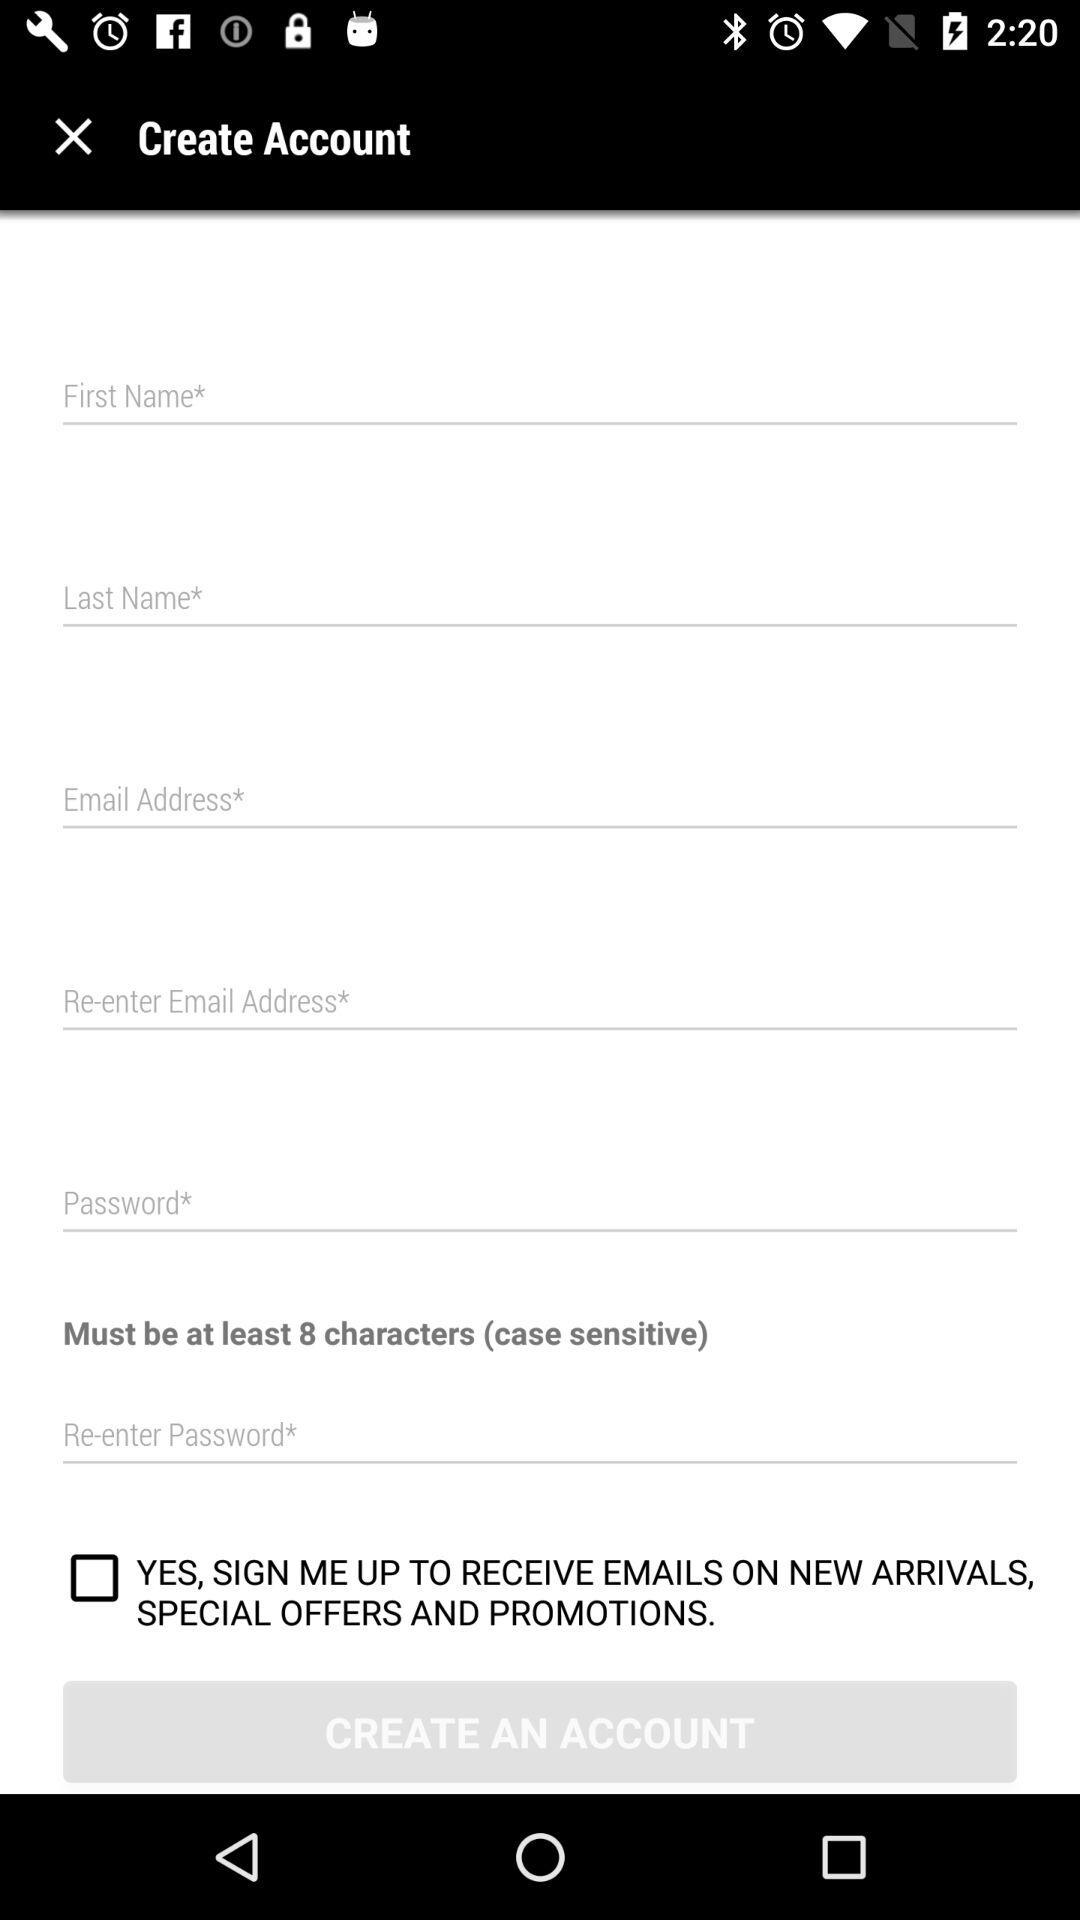 The image size is (1080, 1920). What do you see at coordinates (540, 1202) in the screenshot?
I see `text box` at bounding box center [540, 1202].